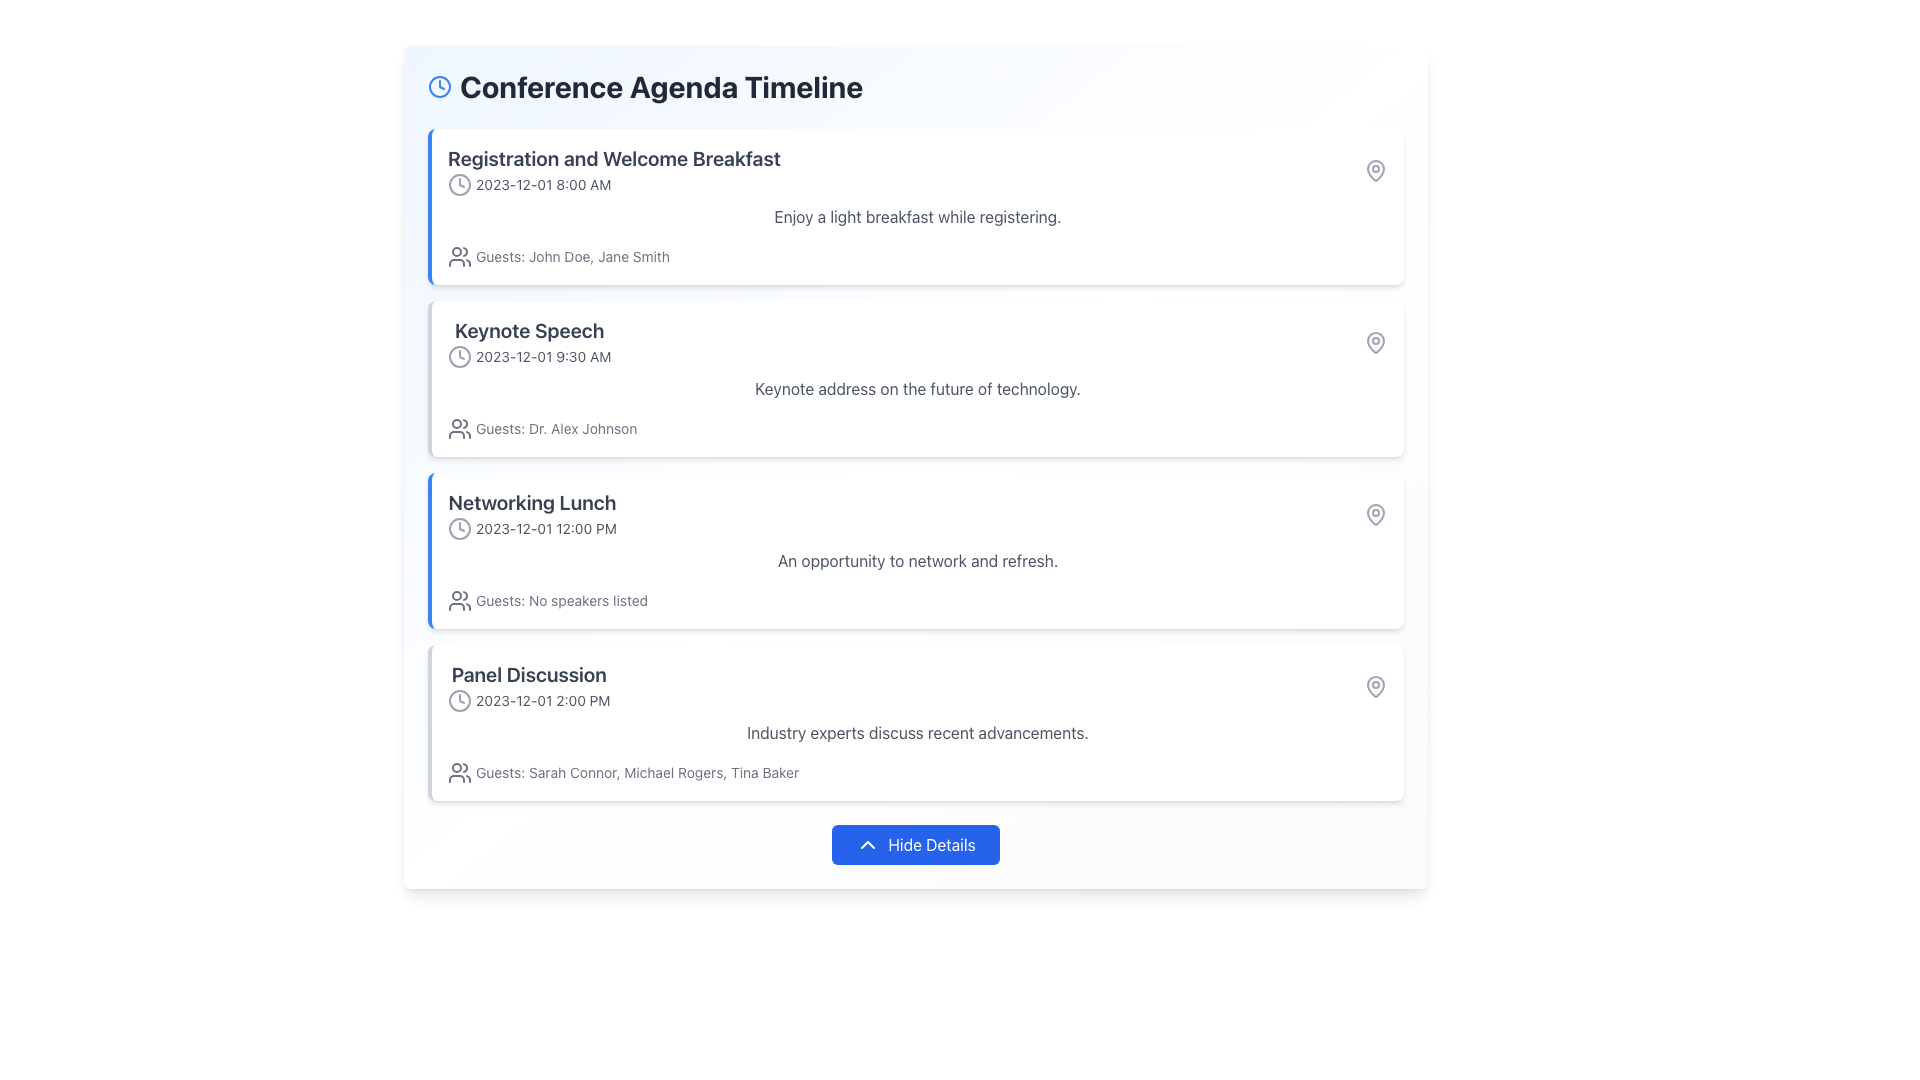  I want to click on the title and time indicator for the first event in the agenda, so click(916, 169).